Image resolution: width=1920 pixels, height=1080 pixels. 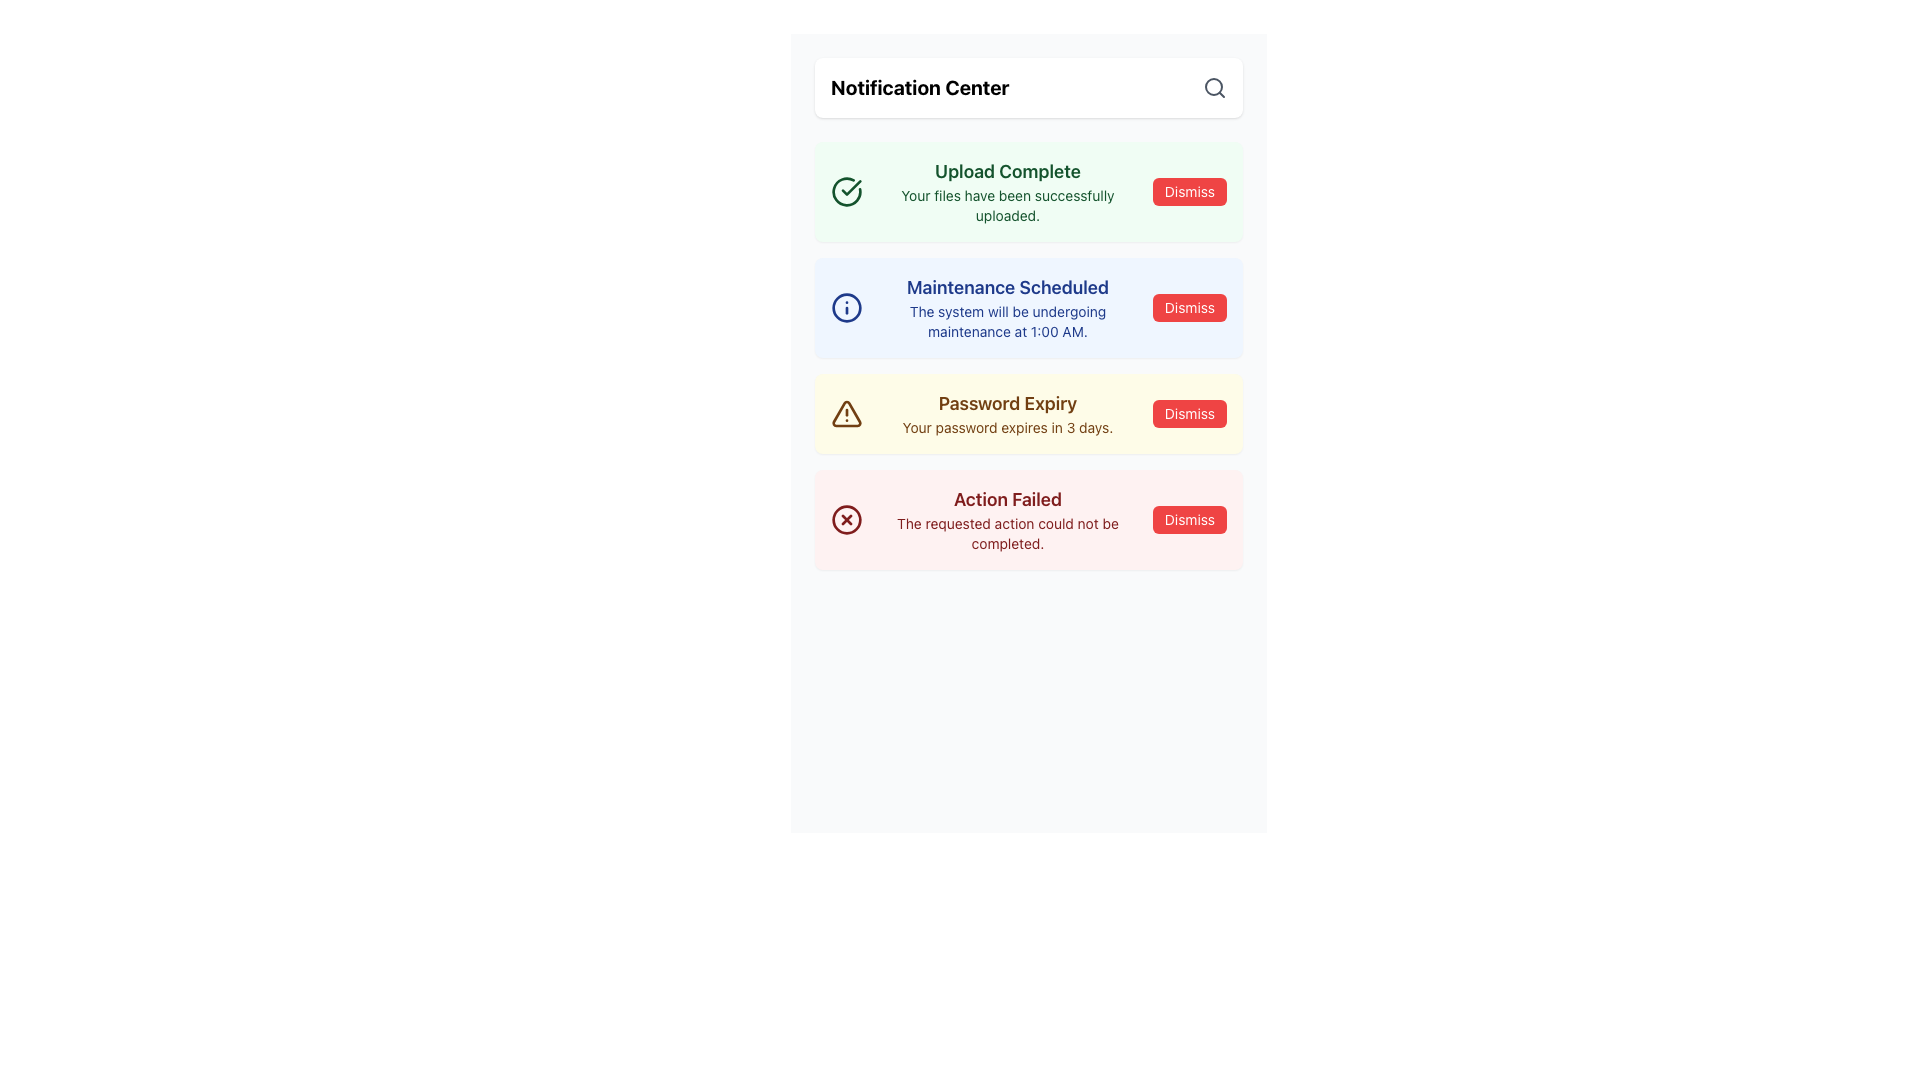 I want to click on the text content in the first notification card that indicates the successful completion of an upload process, which is located at the top of the notification center, so click(x=1008, y=192).